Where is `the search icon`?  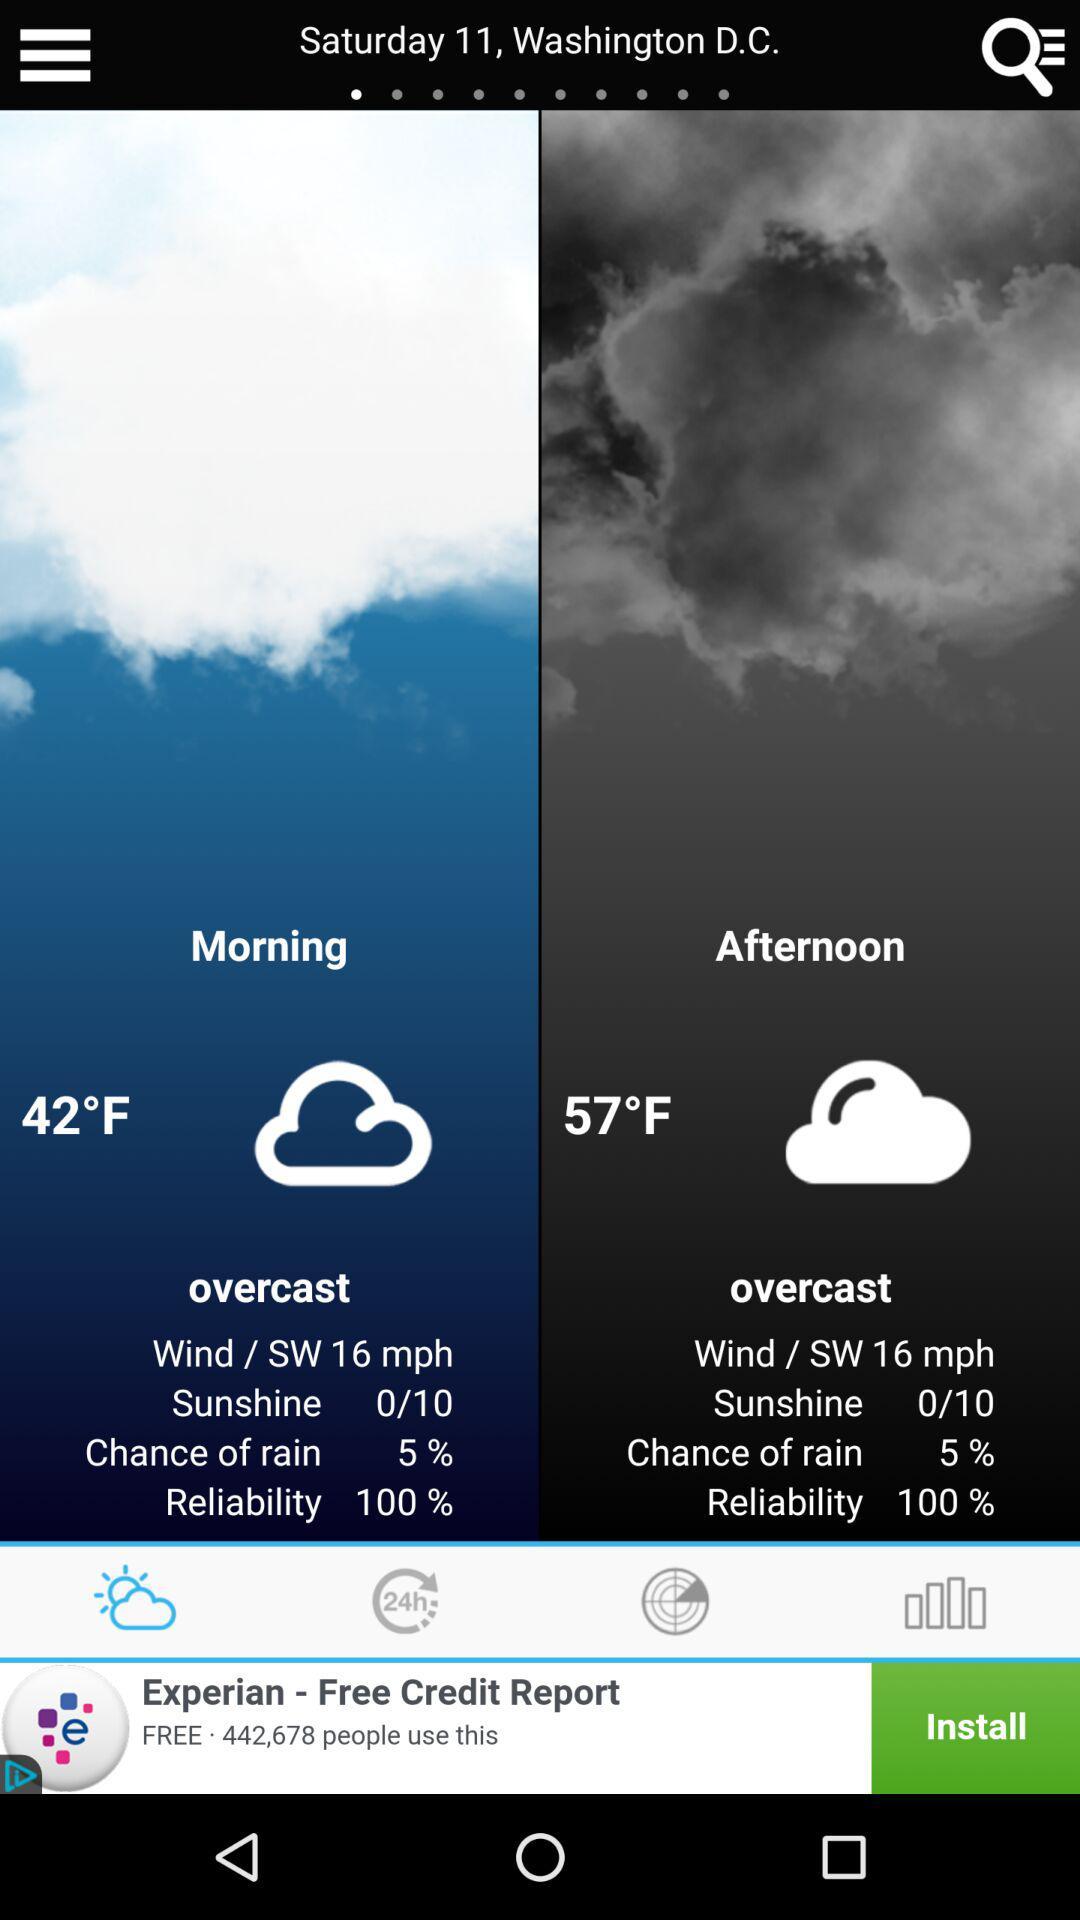
the search icon is located at coordinates (1024, 58).